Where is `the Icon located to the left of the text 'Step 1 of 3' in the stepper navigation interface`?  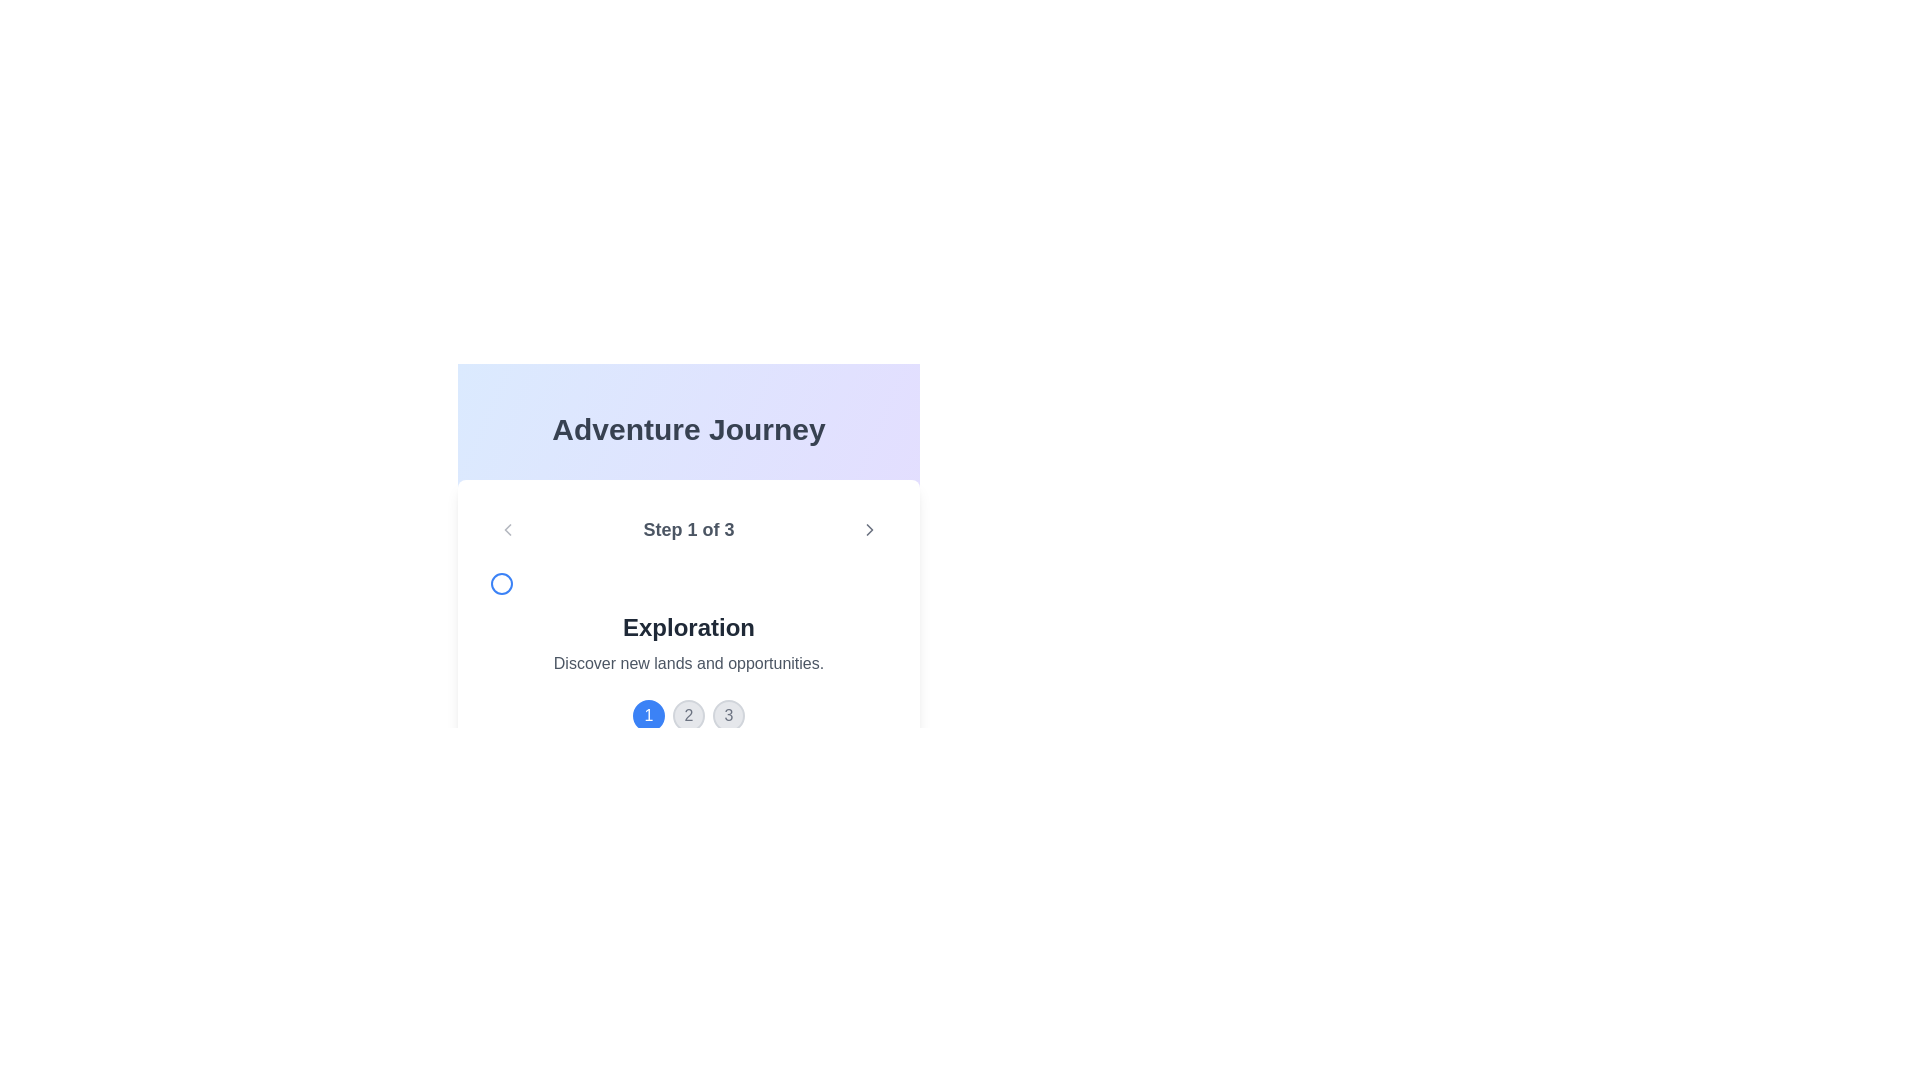 the Icon located to the left of the text 'Step 1 of 3' in the stepper navigation interface is located at coordinates (502, 583).